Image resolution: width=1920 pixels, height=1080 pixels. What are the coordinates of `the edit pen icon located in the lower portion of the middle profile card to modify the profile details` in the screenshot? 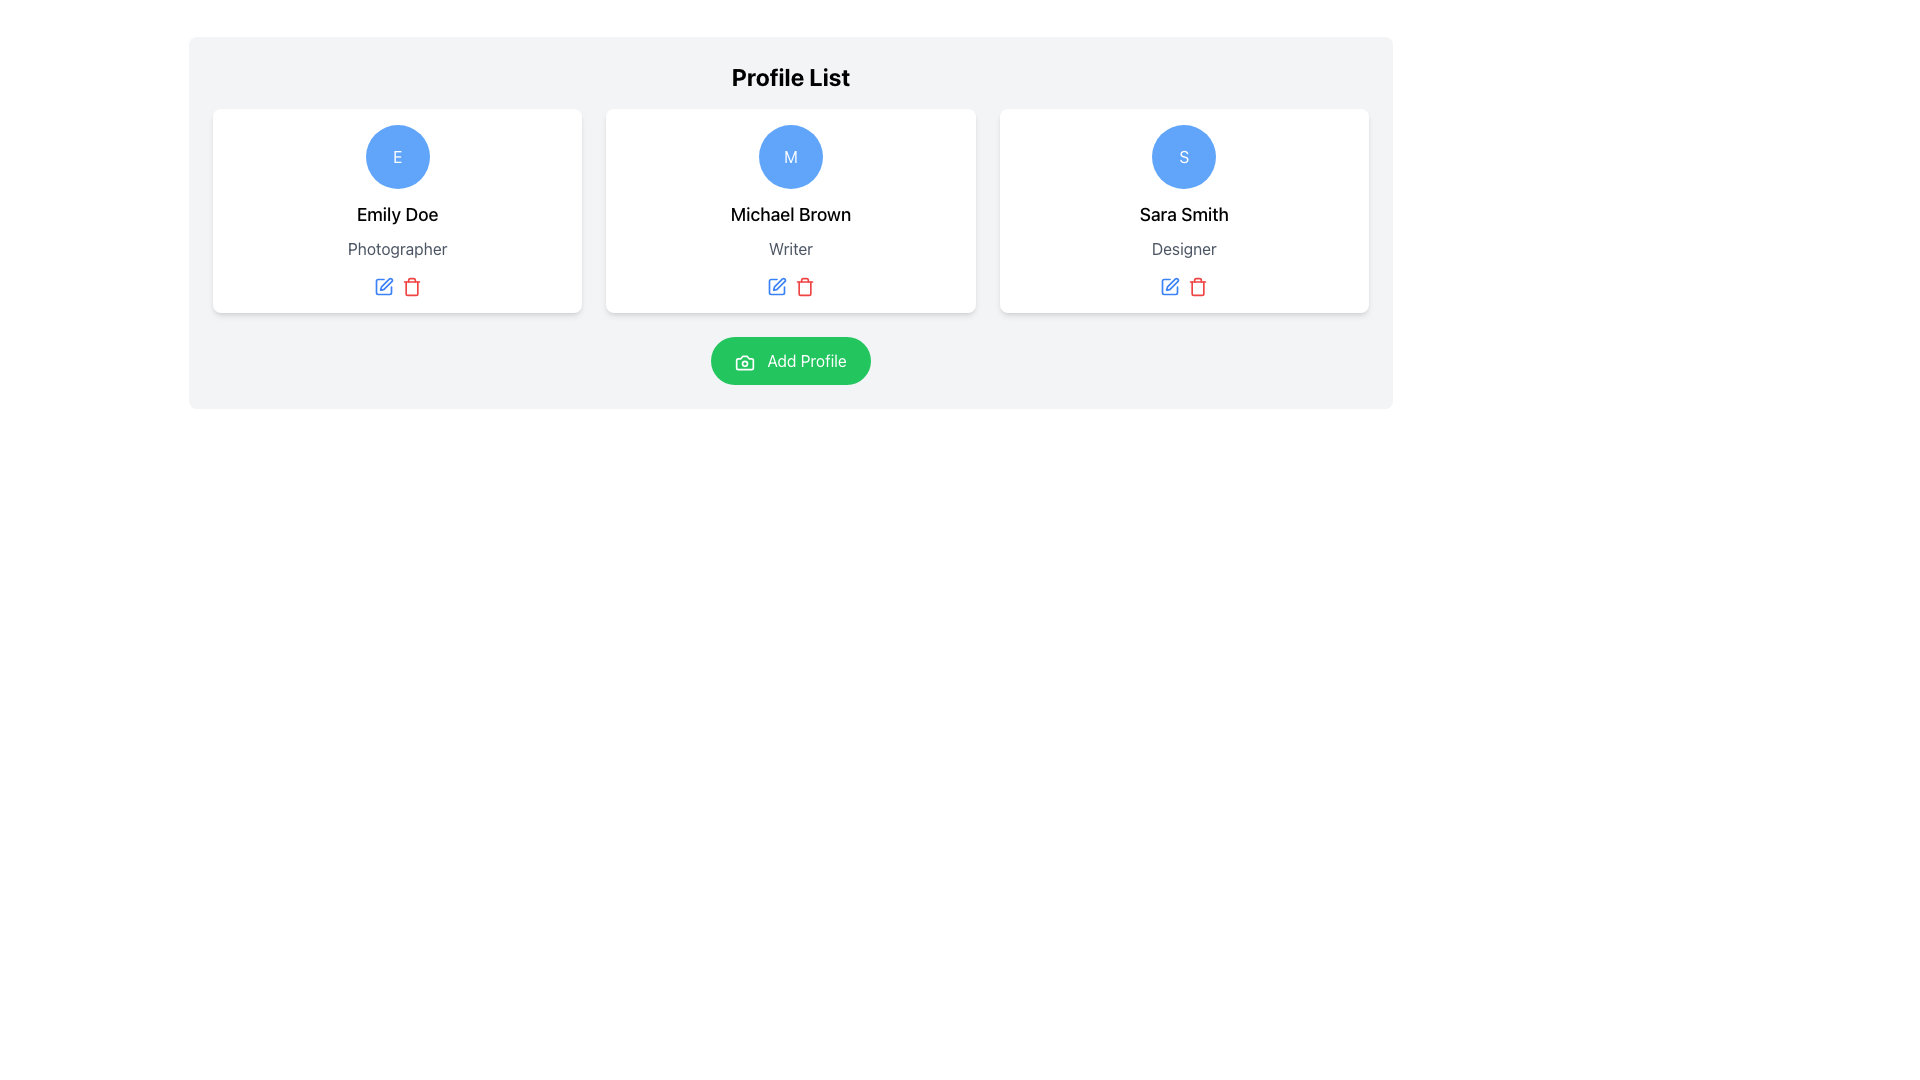 It's located at (778, 284).